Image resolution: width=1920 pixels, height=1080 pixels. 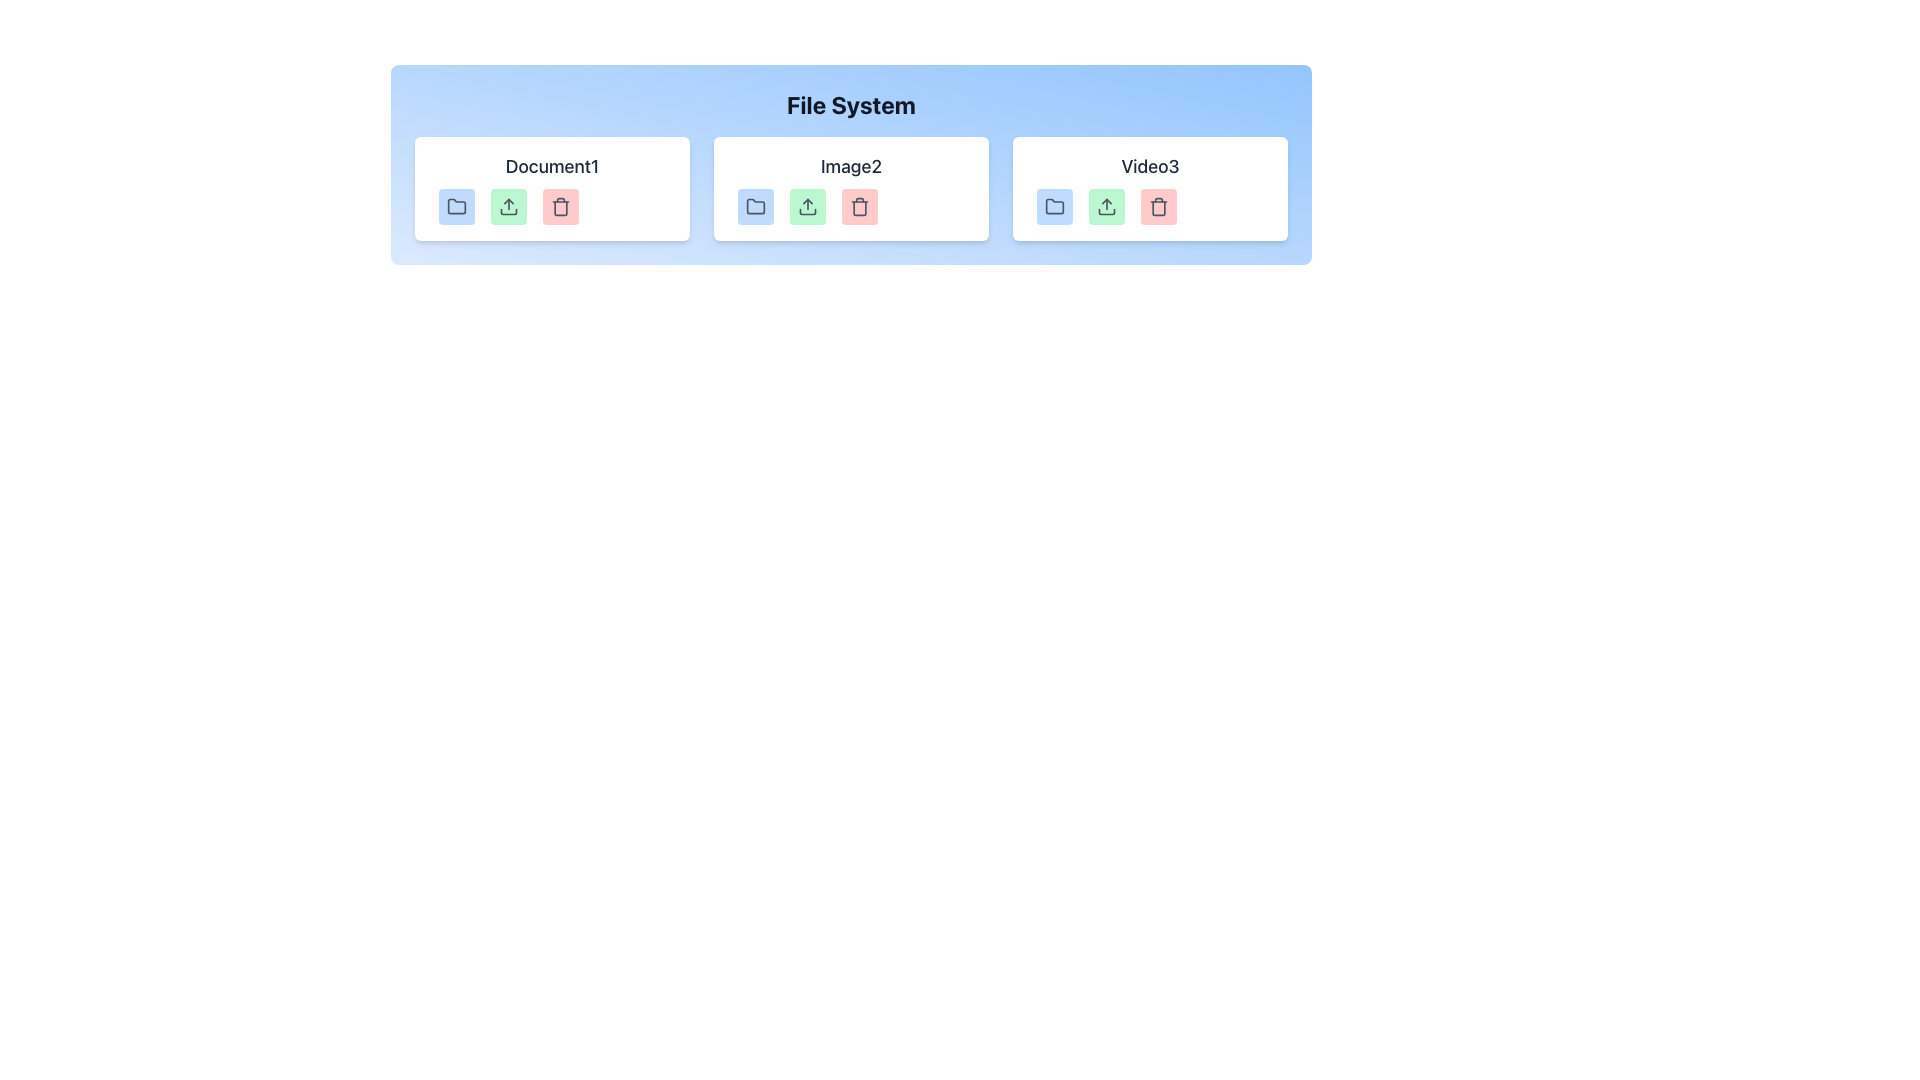 What do you see at coordinates (1106, 207) in the screenshot?
I see `the 'Upload' button located in the 'Video3' section` at bounding box center [1106, 207].